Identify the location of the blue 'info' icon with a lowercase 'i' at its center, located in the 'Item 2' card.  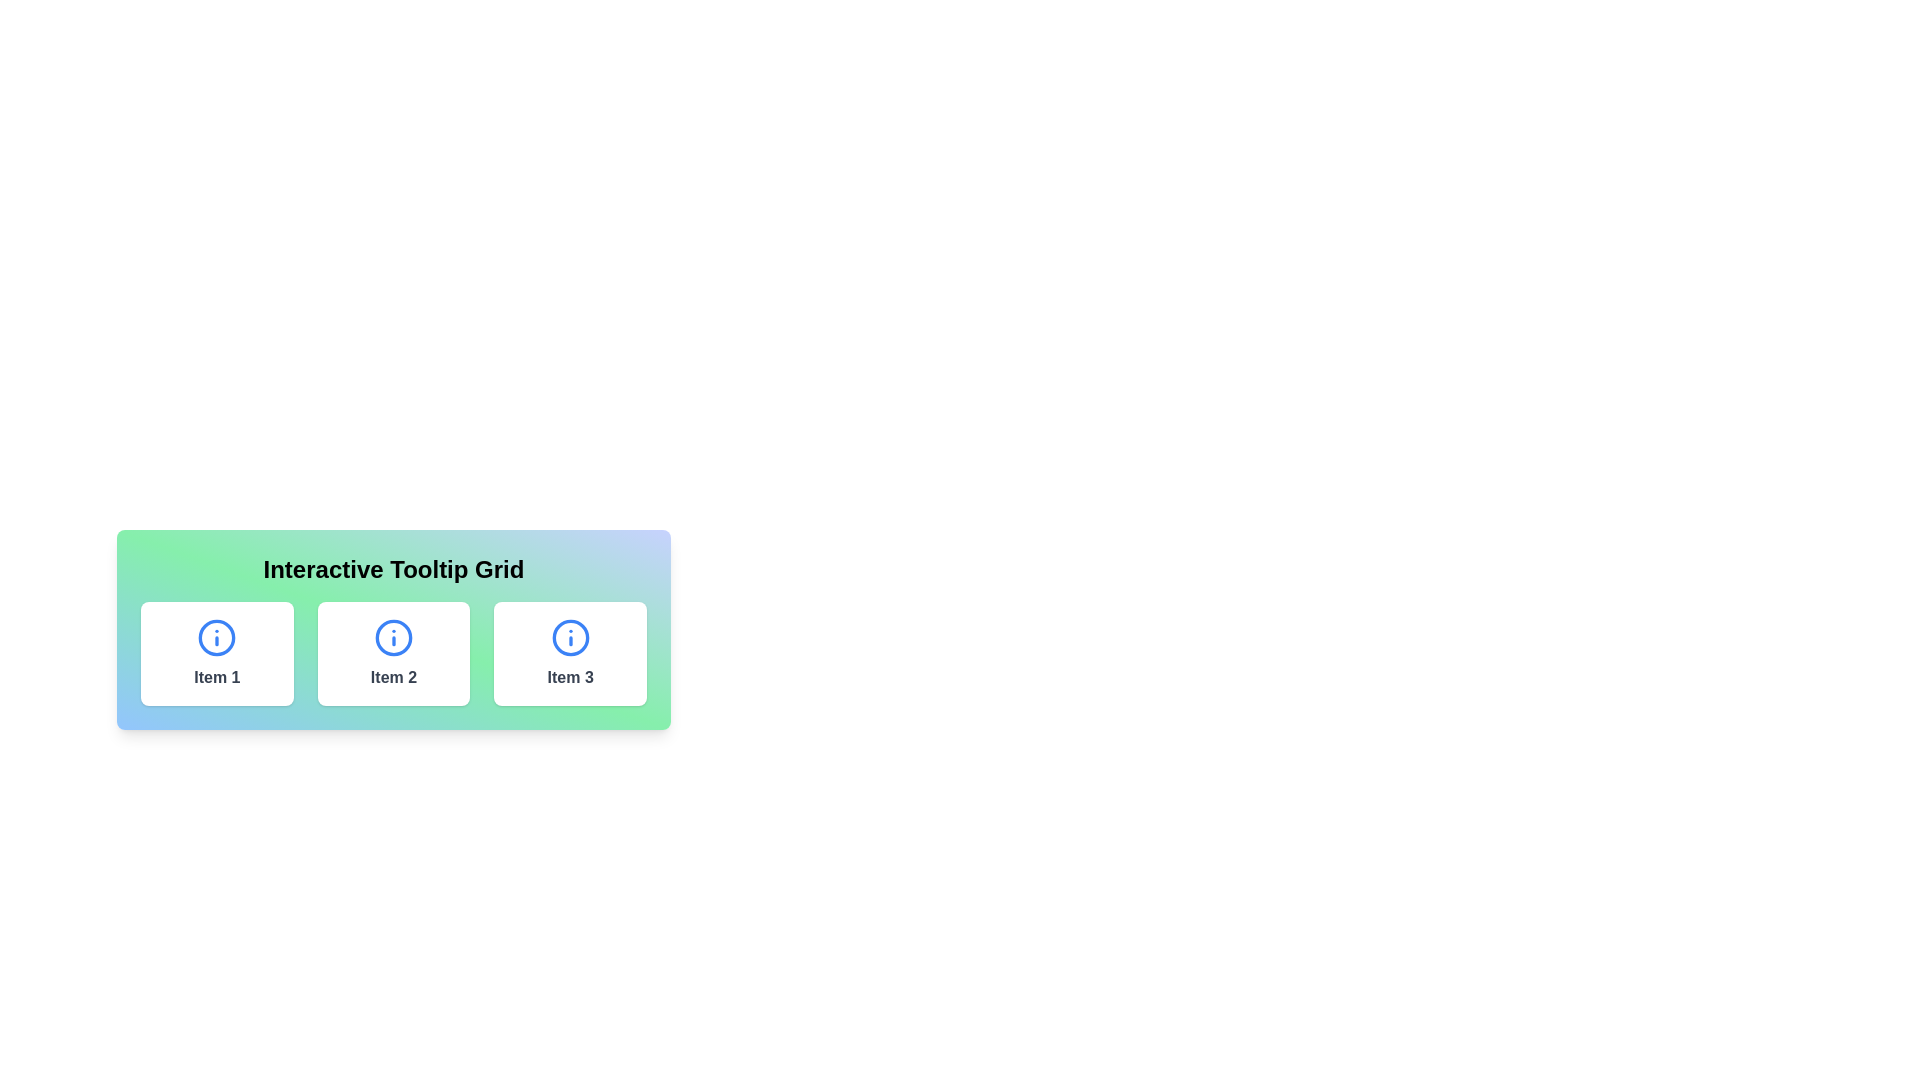
(393, 637).